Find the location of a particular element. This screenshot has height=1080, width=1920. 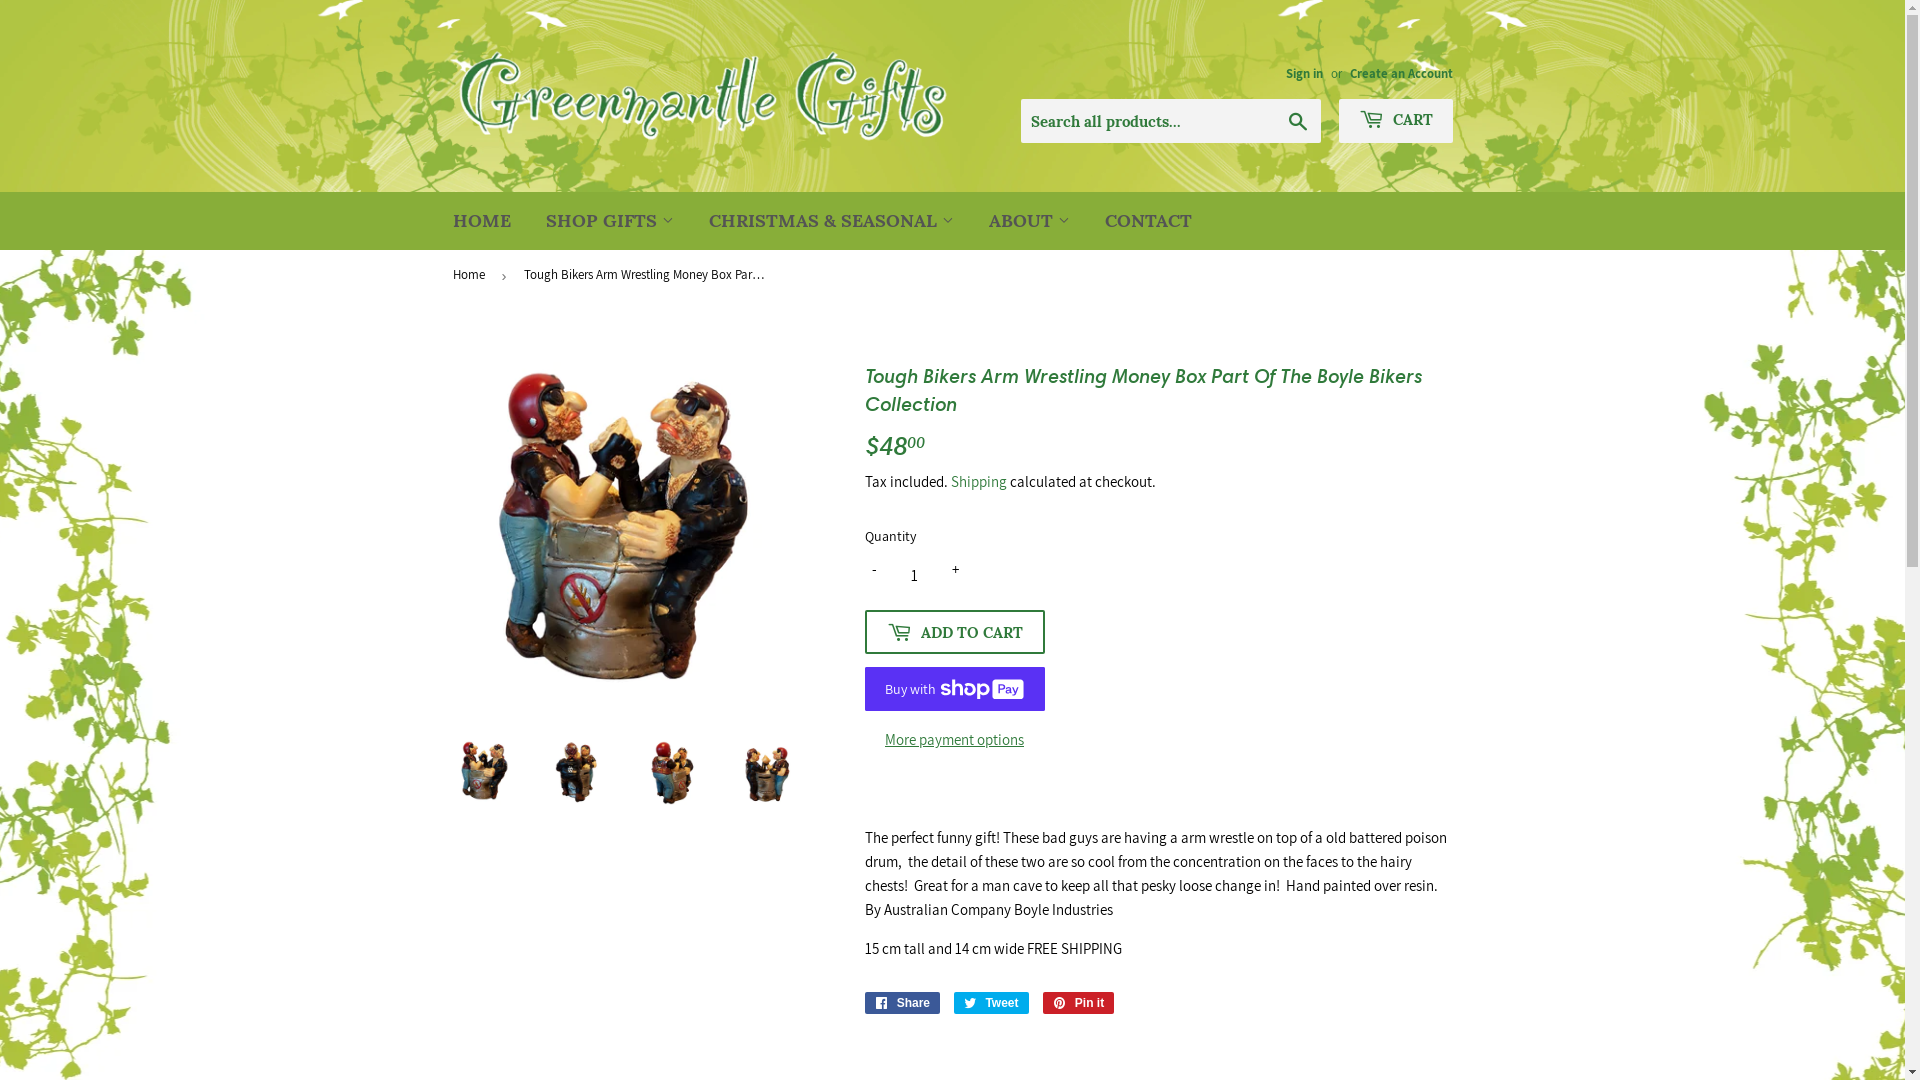

'ABOUT' is located at coordinates (974, 221).